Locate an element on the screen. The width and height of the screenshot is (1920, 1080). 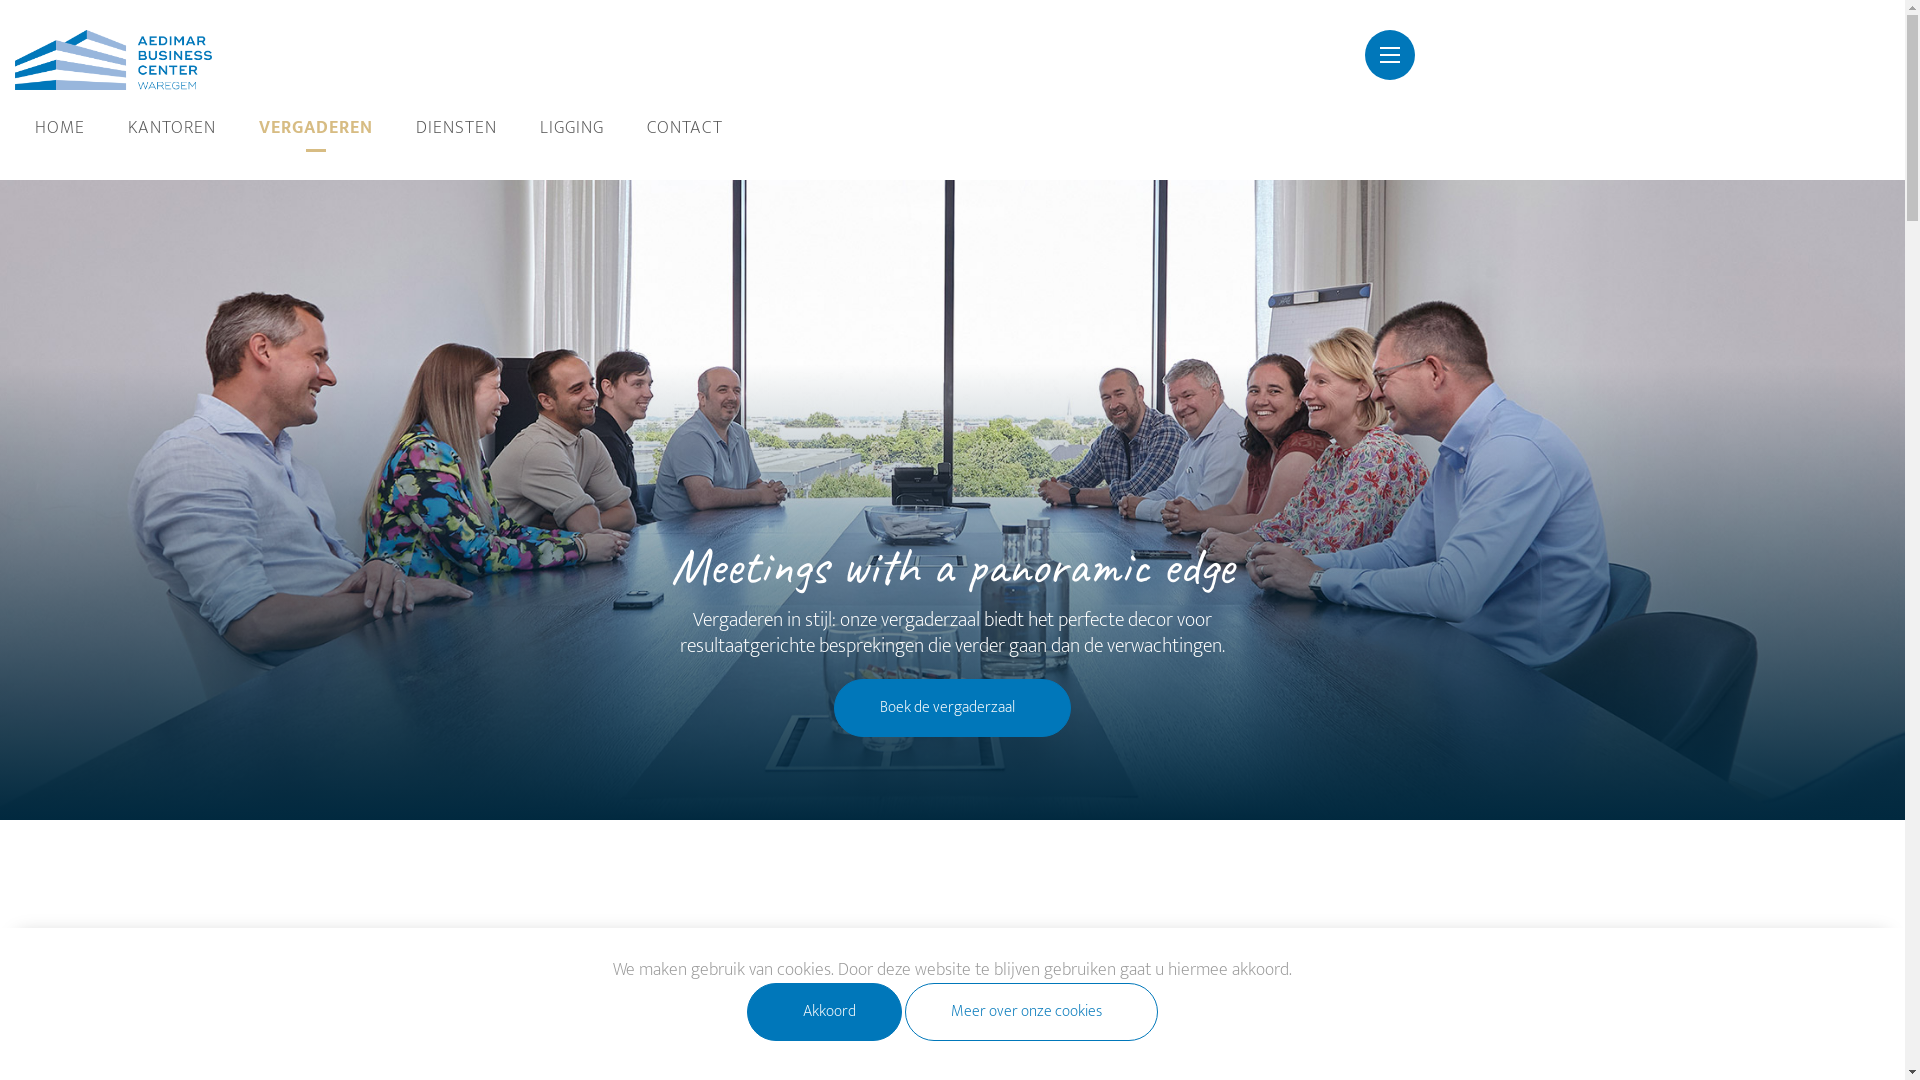
'LIGGING' is located at coordinates (570, 128).